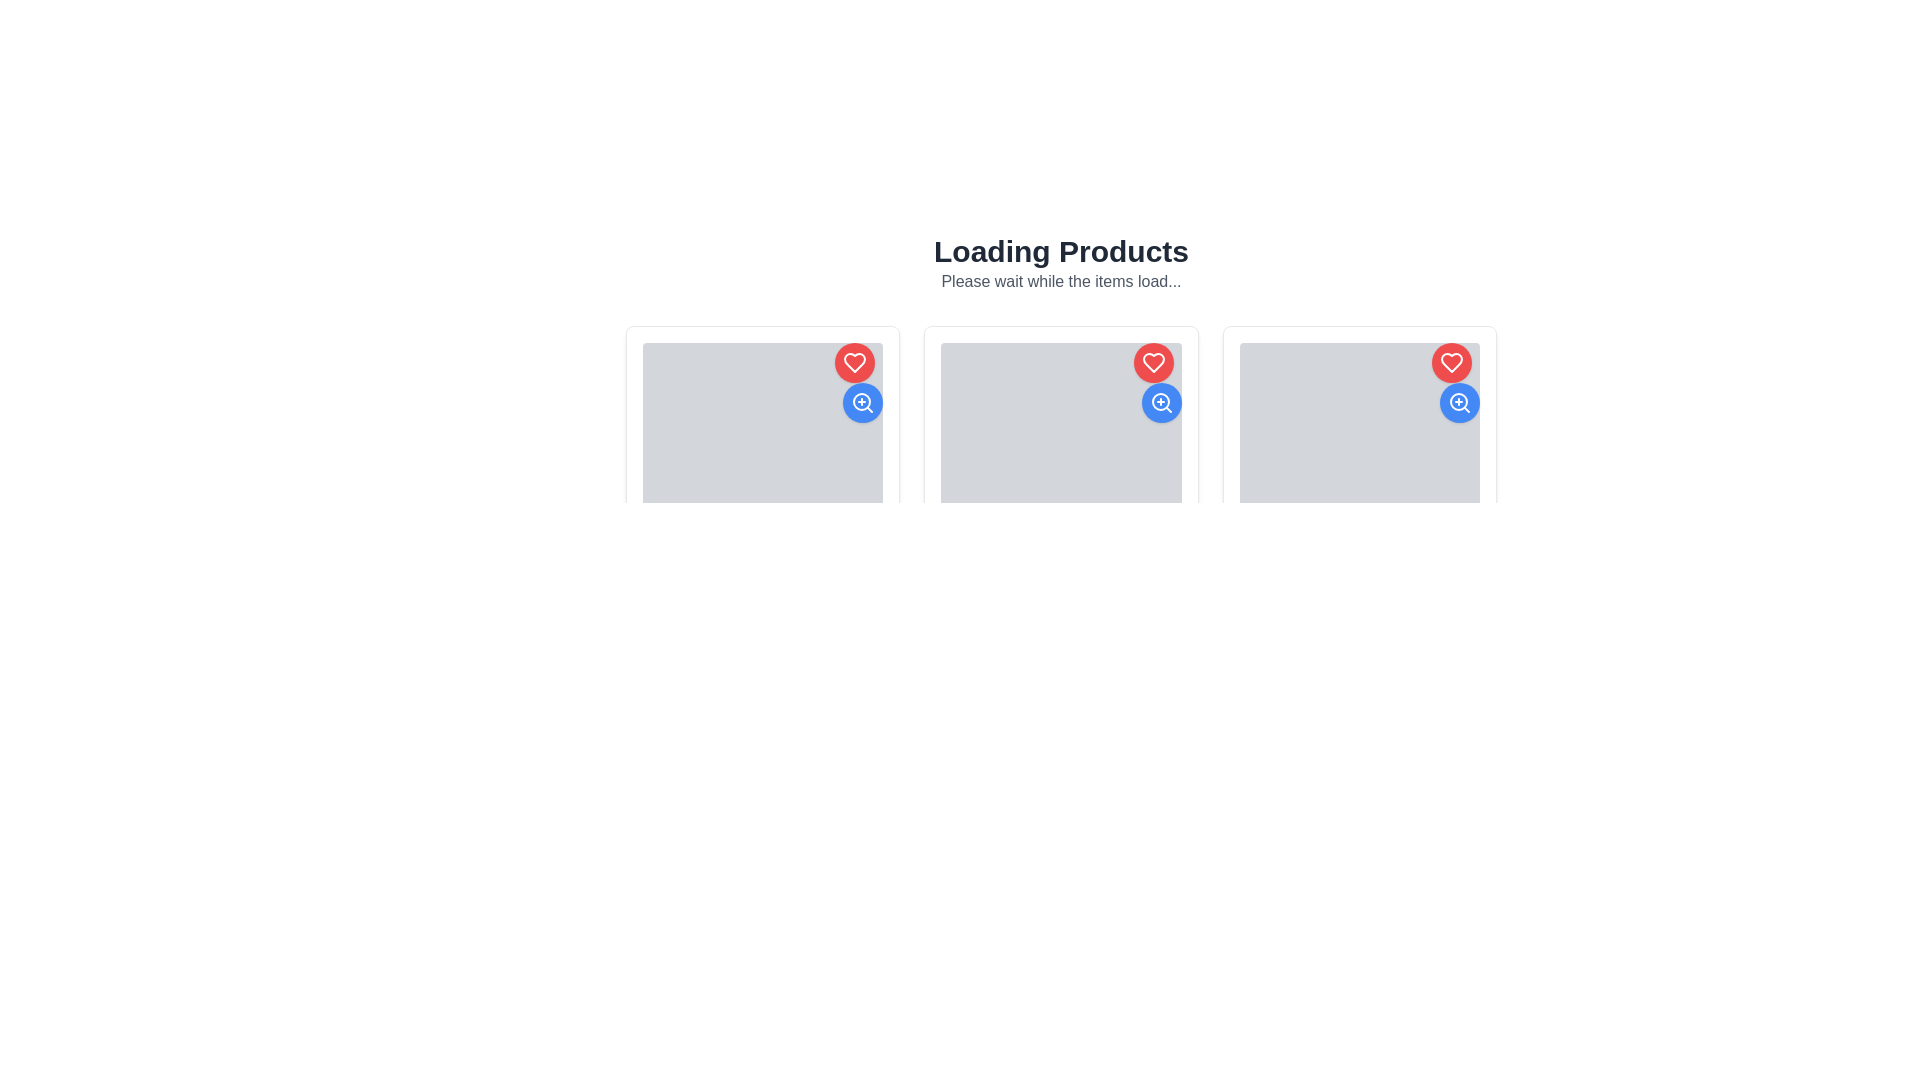  What do you see at coordinates (1161, 402) in the screenshot?
I see `the circular button with a blue background and white magnifying glass icon located at the bottom-right corner of the second card` at bounding box center [1161, 402].